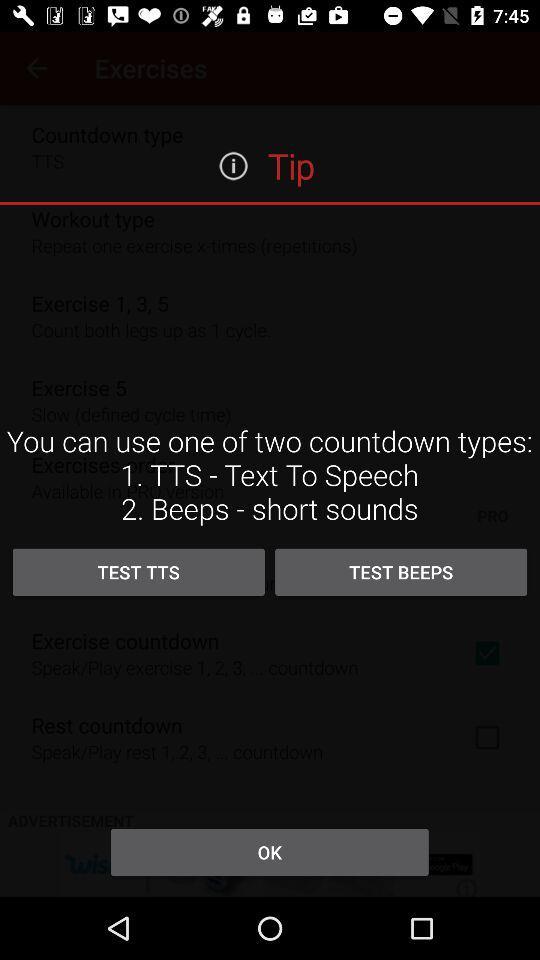 The height and width of the screenshot is (960, 540). What do you see at coordinates (401, 572) in the screenshot?
I see `the item above the ok` at bounding box center [401, 572].